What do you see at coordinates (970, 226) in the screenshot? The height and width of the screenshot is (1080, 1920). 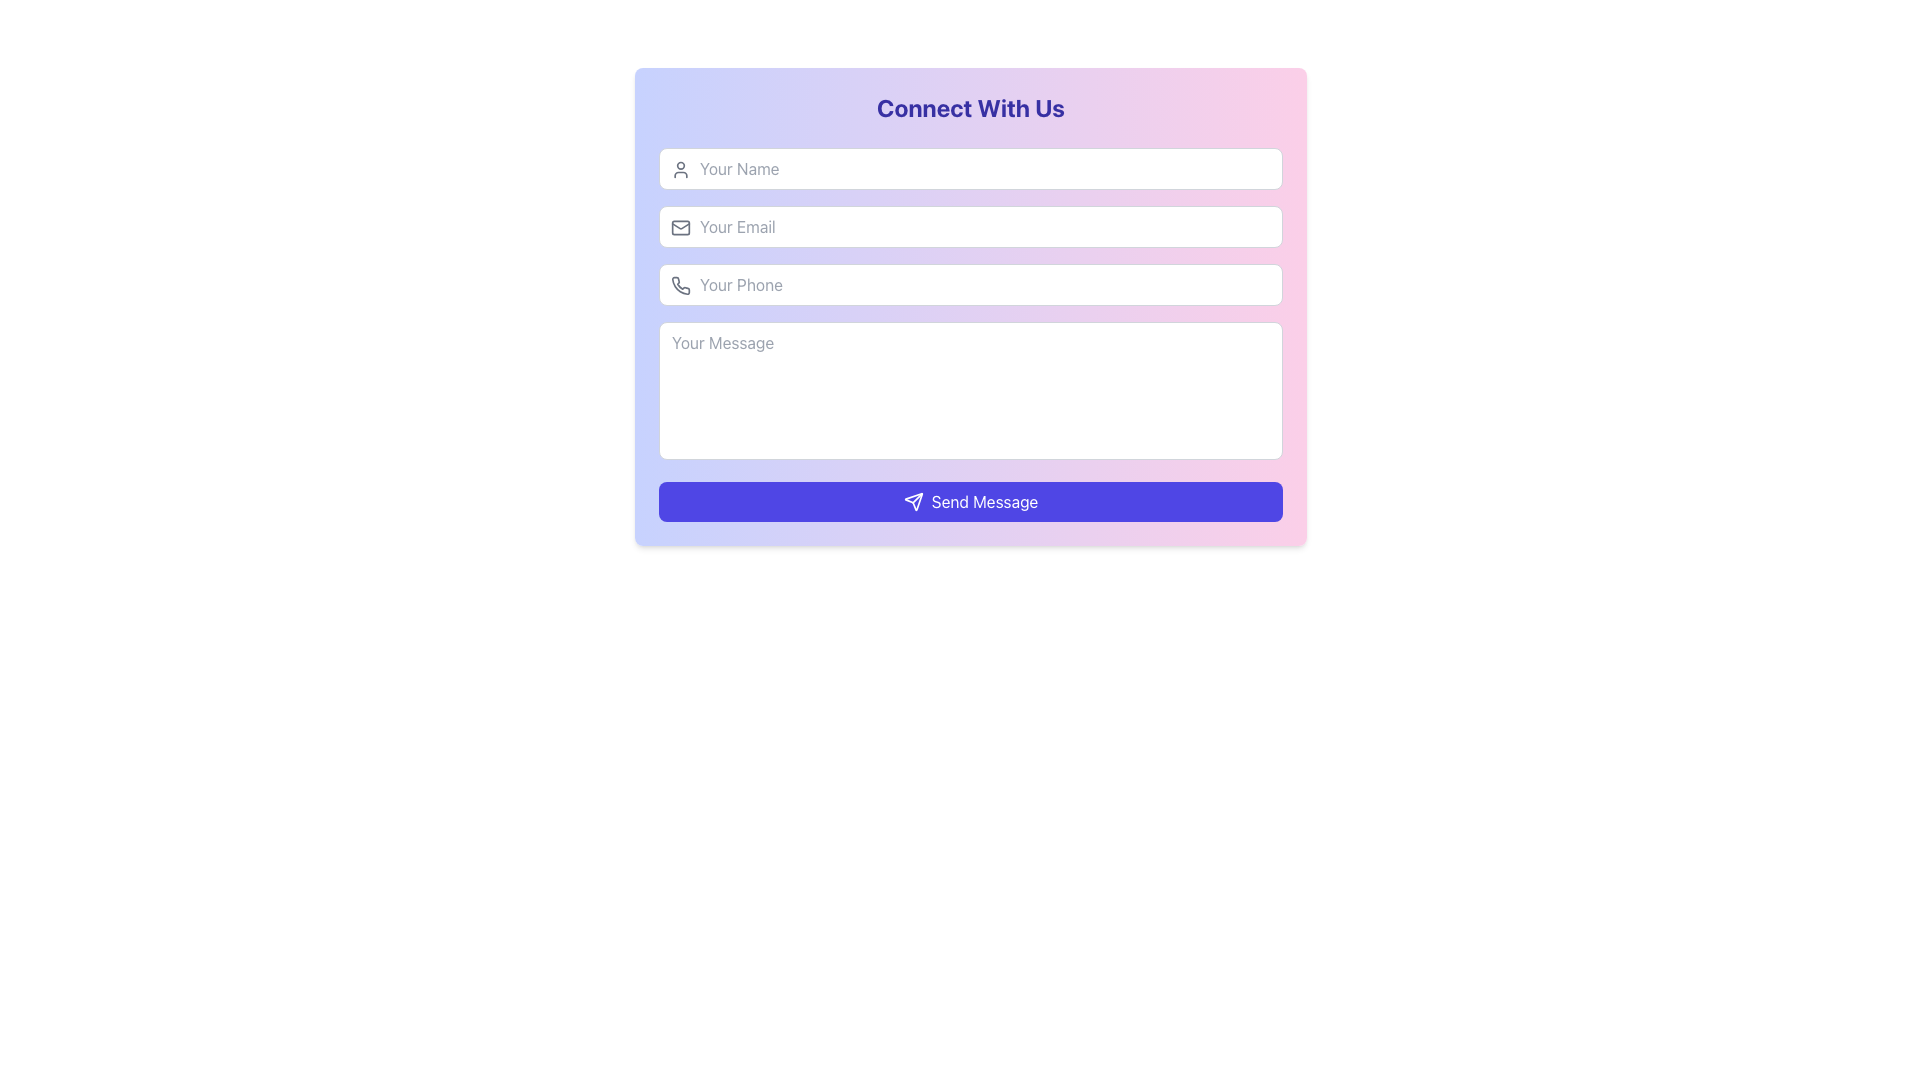 I see `the email input field in the 'Connect With Us' form to focus it` at bounding box center [970, 226].